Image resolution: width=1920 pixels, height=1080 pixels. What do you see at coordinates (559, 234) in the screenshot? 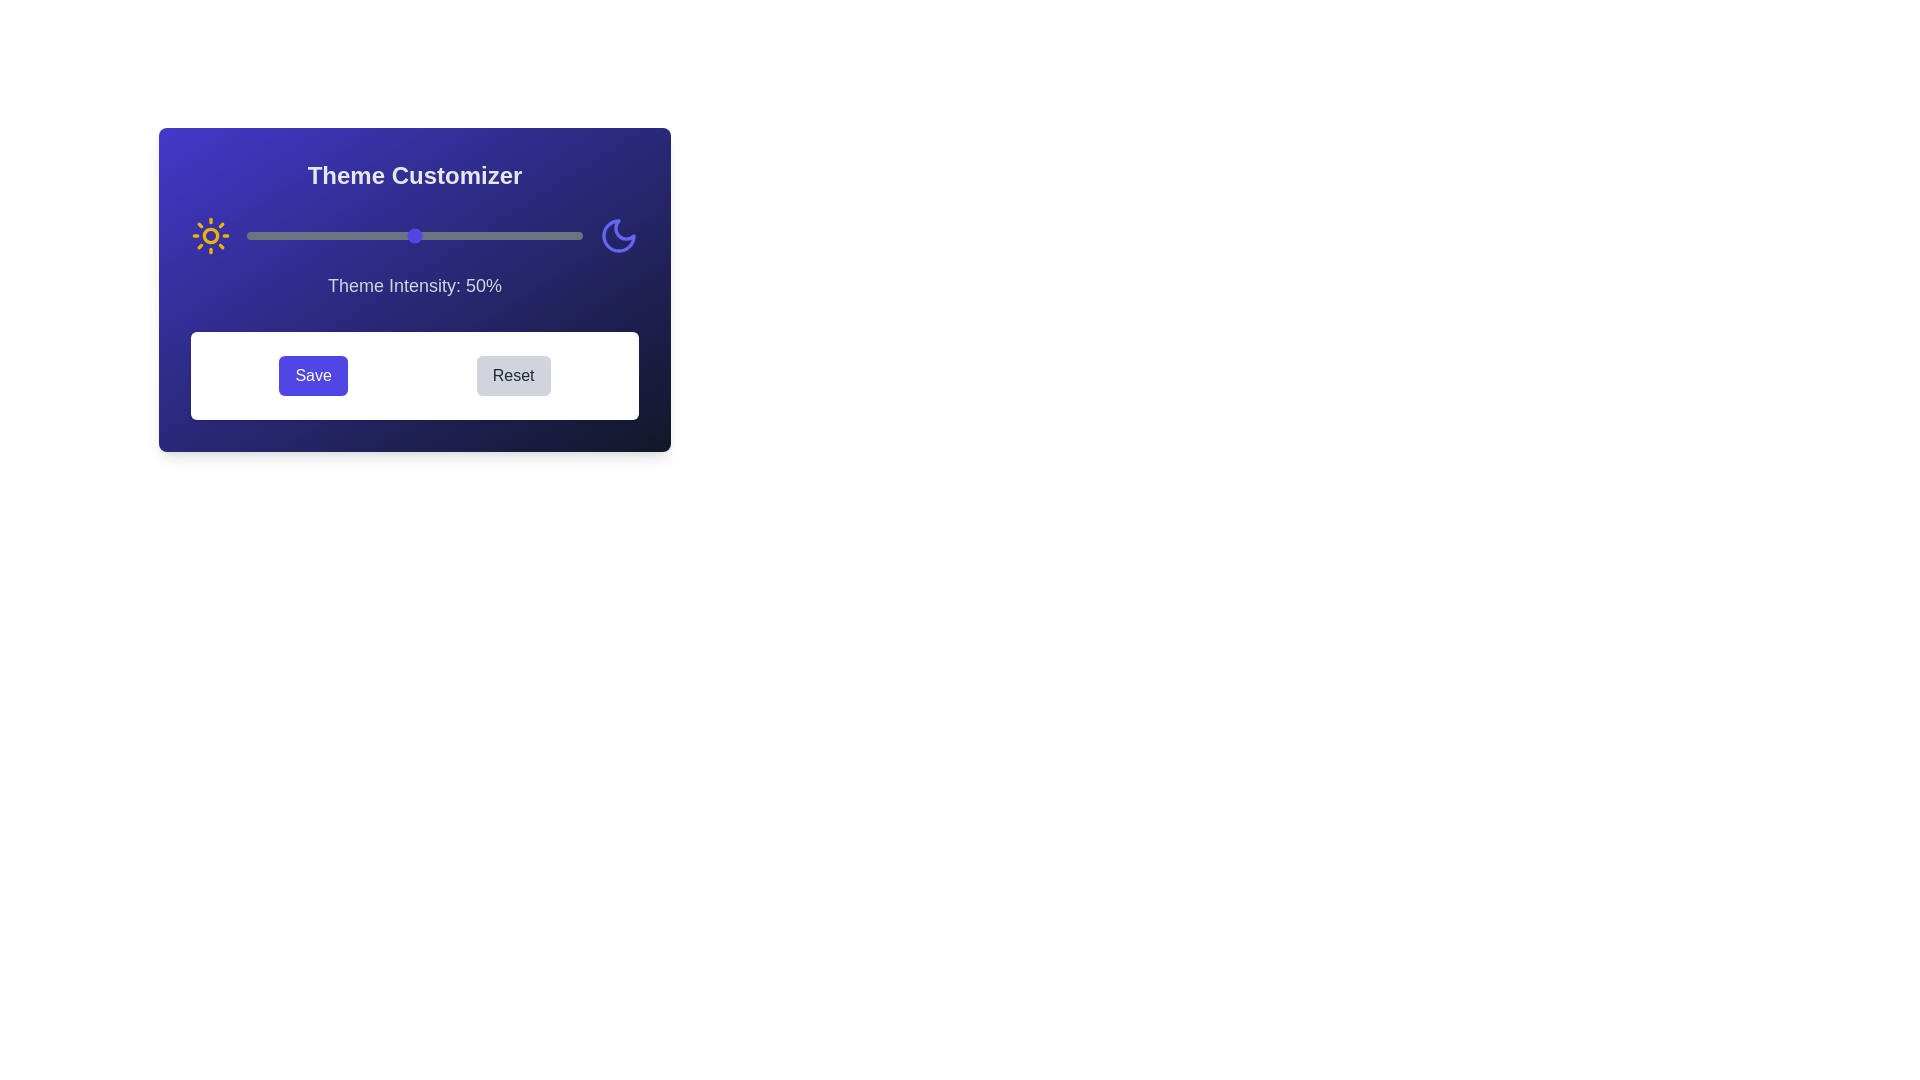
I see `the theme intensity slider to 93%` at bounding box center [559, 234].